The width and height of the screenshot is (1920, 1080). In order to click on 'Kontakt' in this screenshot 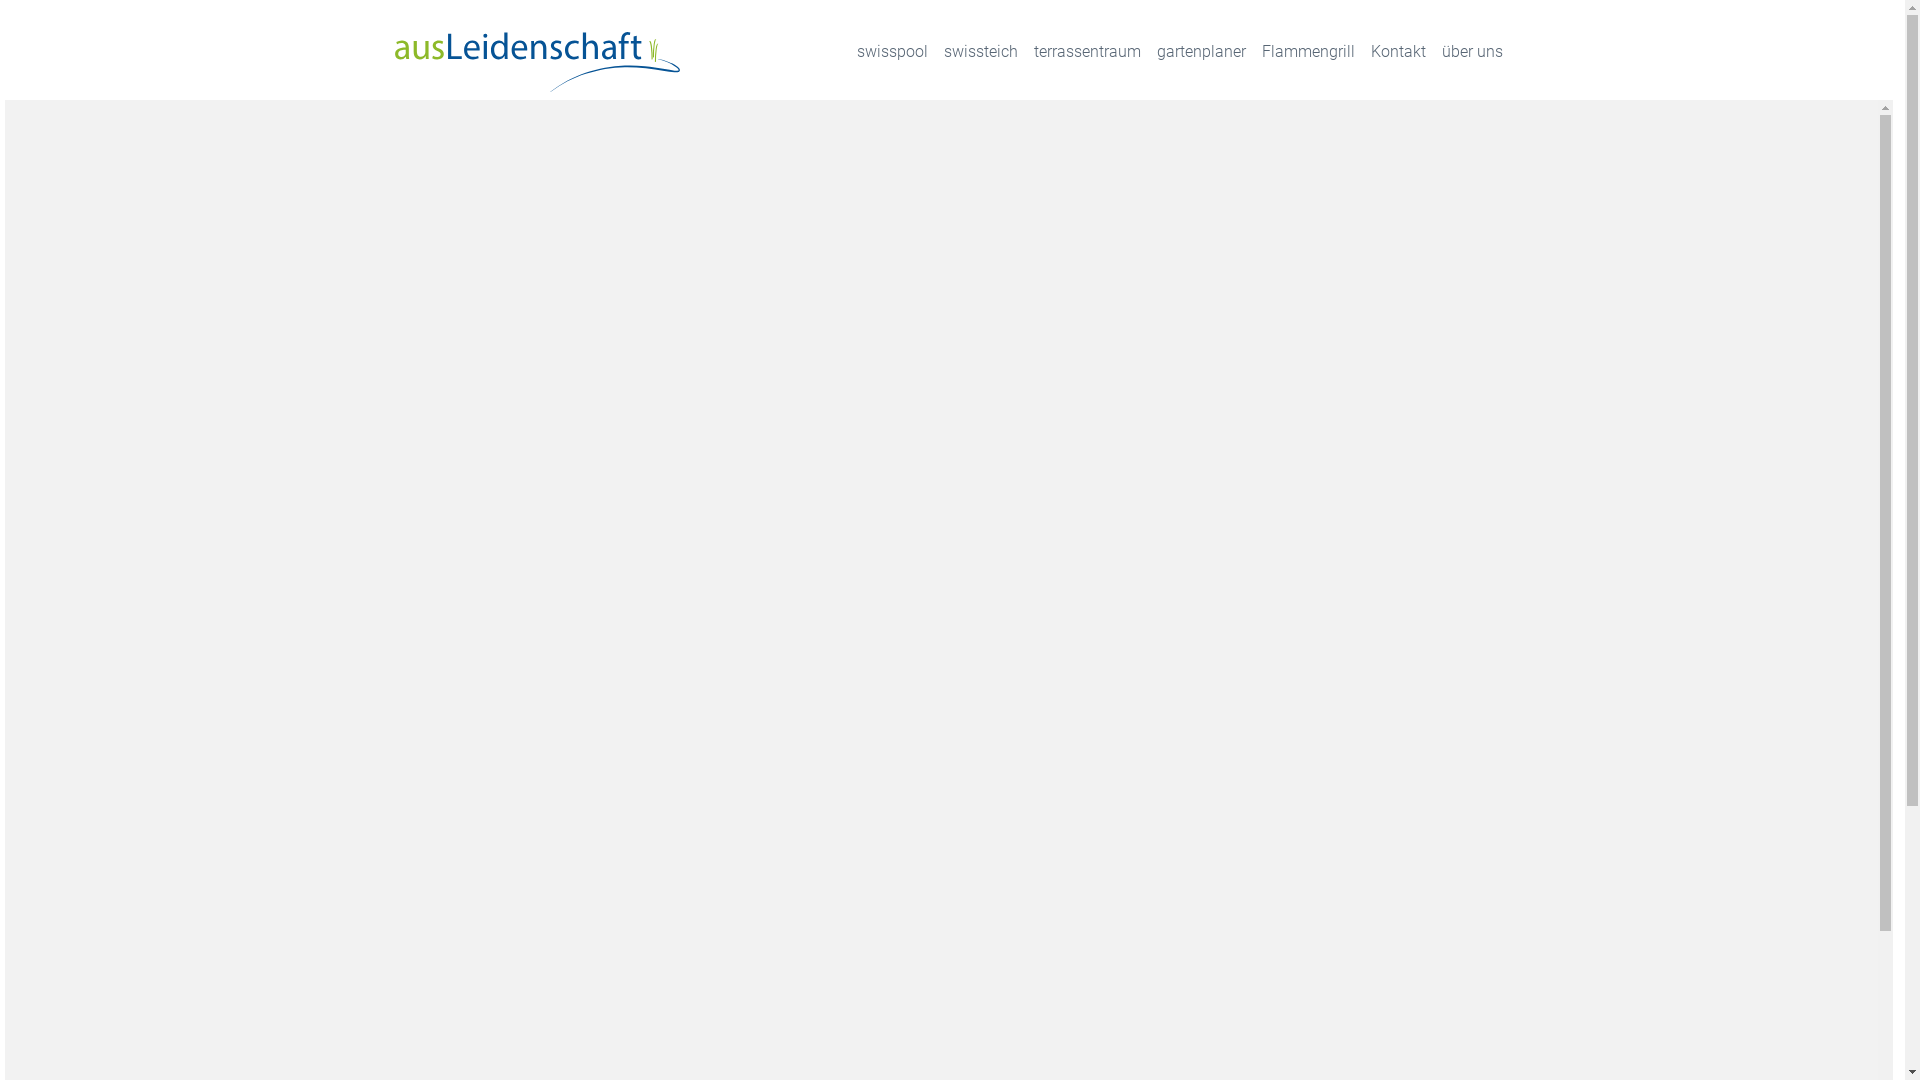, I will do `click(1396, 50)`.